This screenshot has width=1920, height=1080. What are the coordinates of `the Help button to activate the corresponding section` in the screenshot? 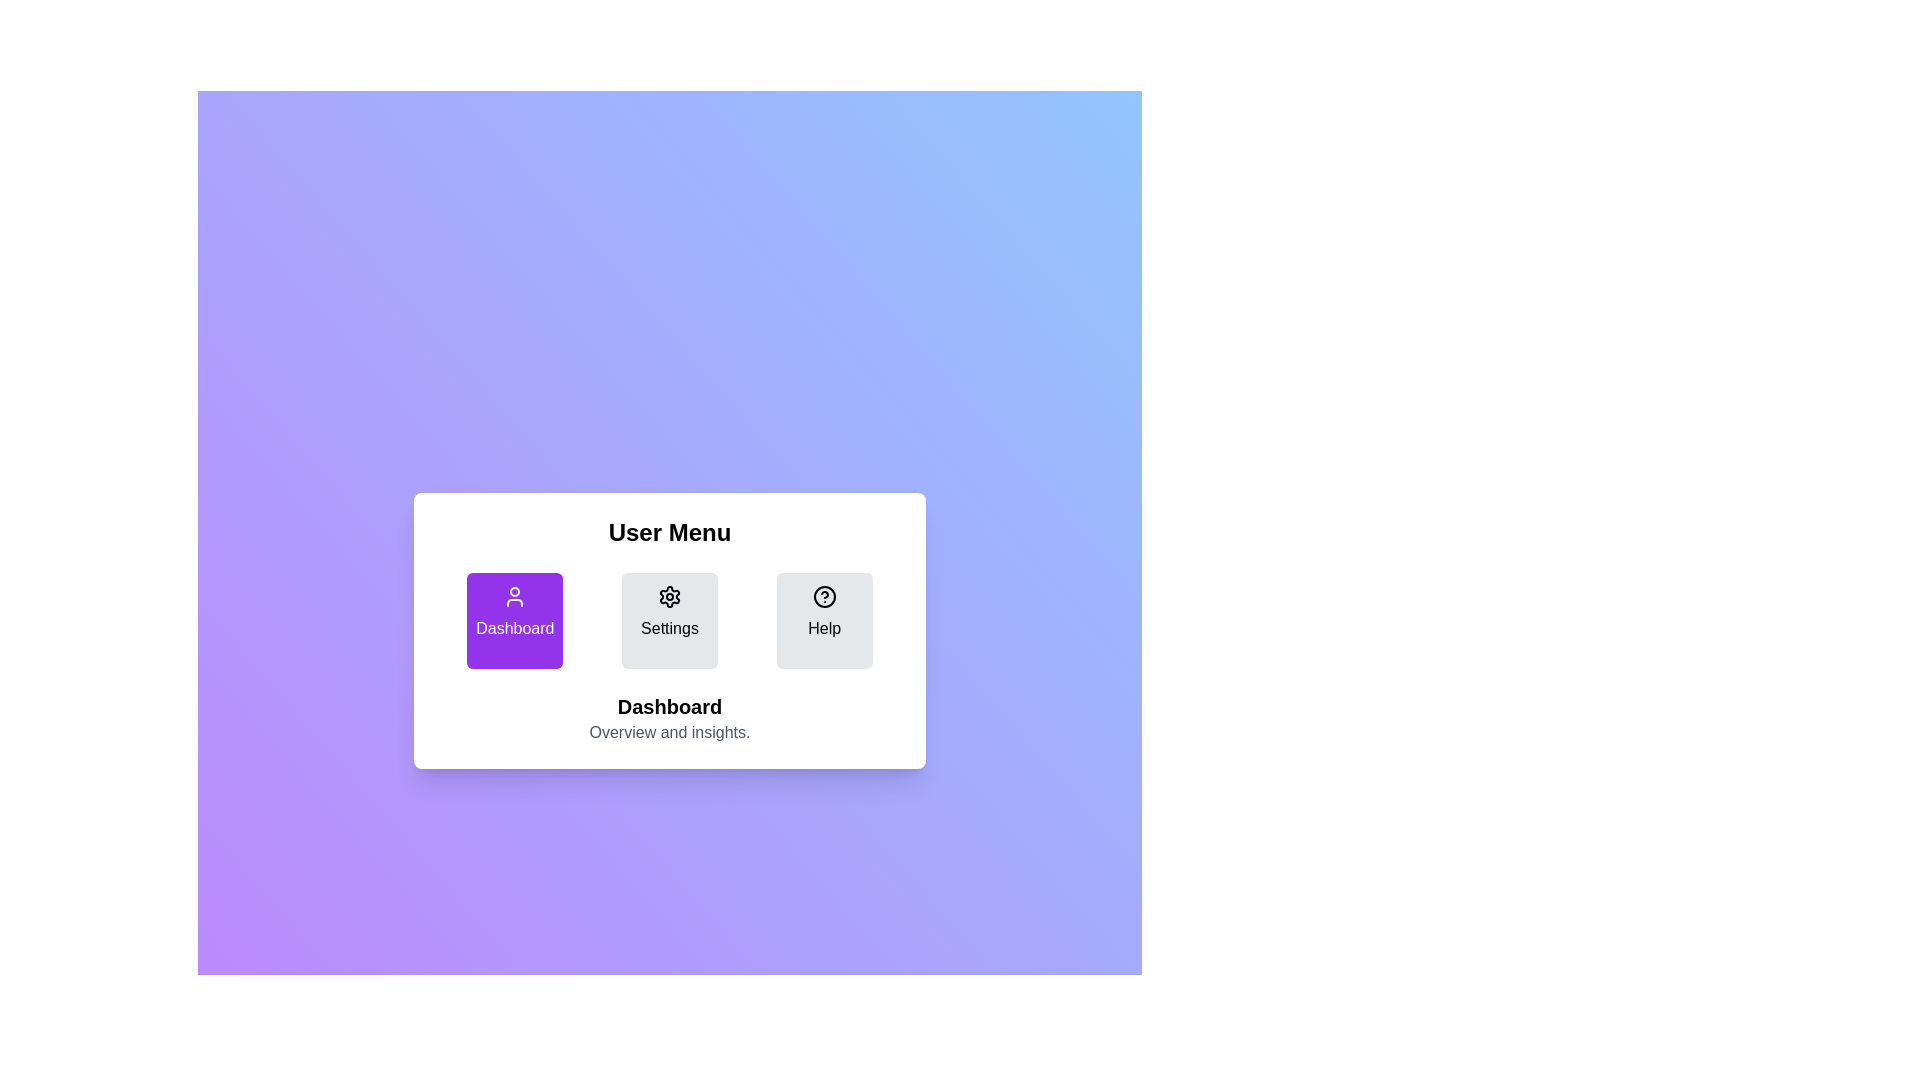 It's located at (824, 620).